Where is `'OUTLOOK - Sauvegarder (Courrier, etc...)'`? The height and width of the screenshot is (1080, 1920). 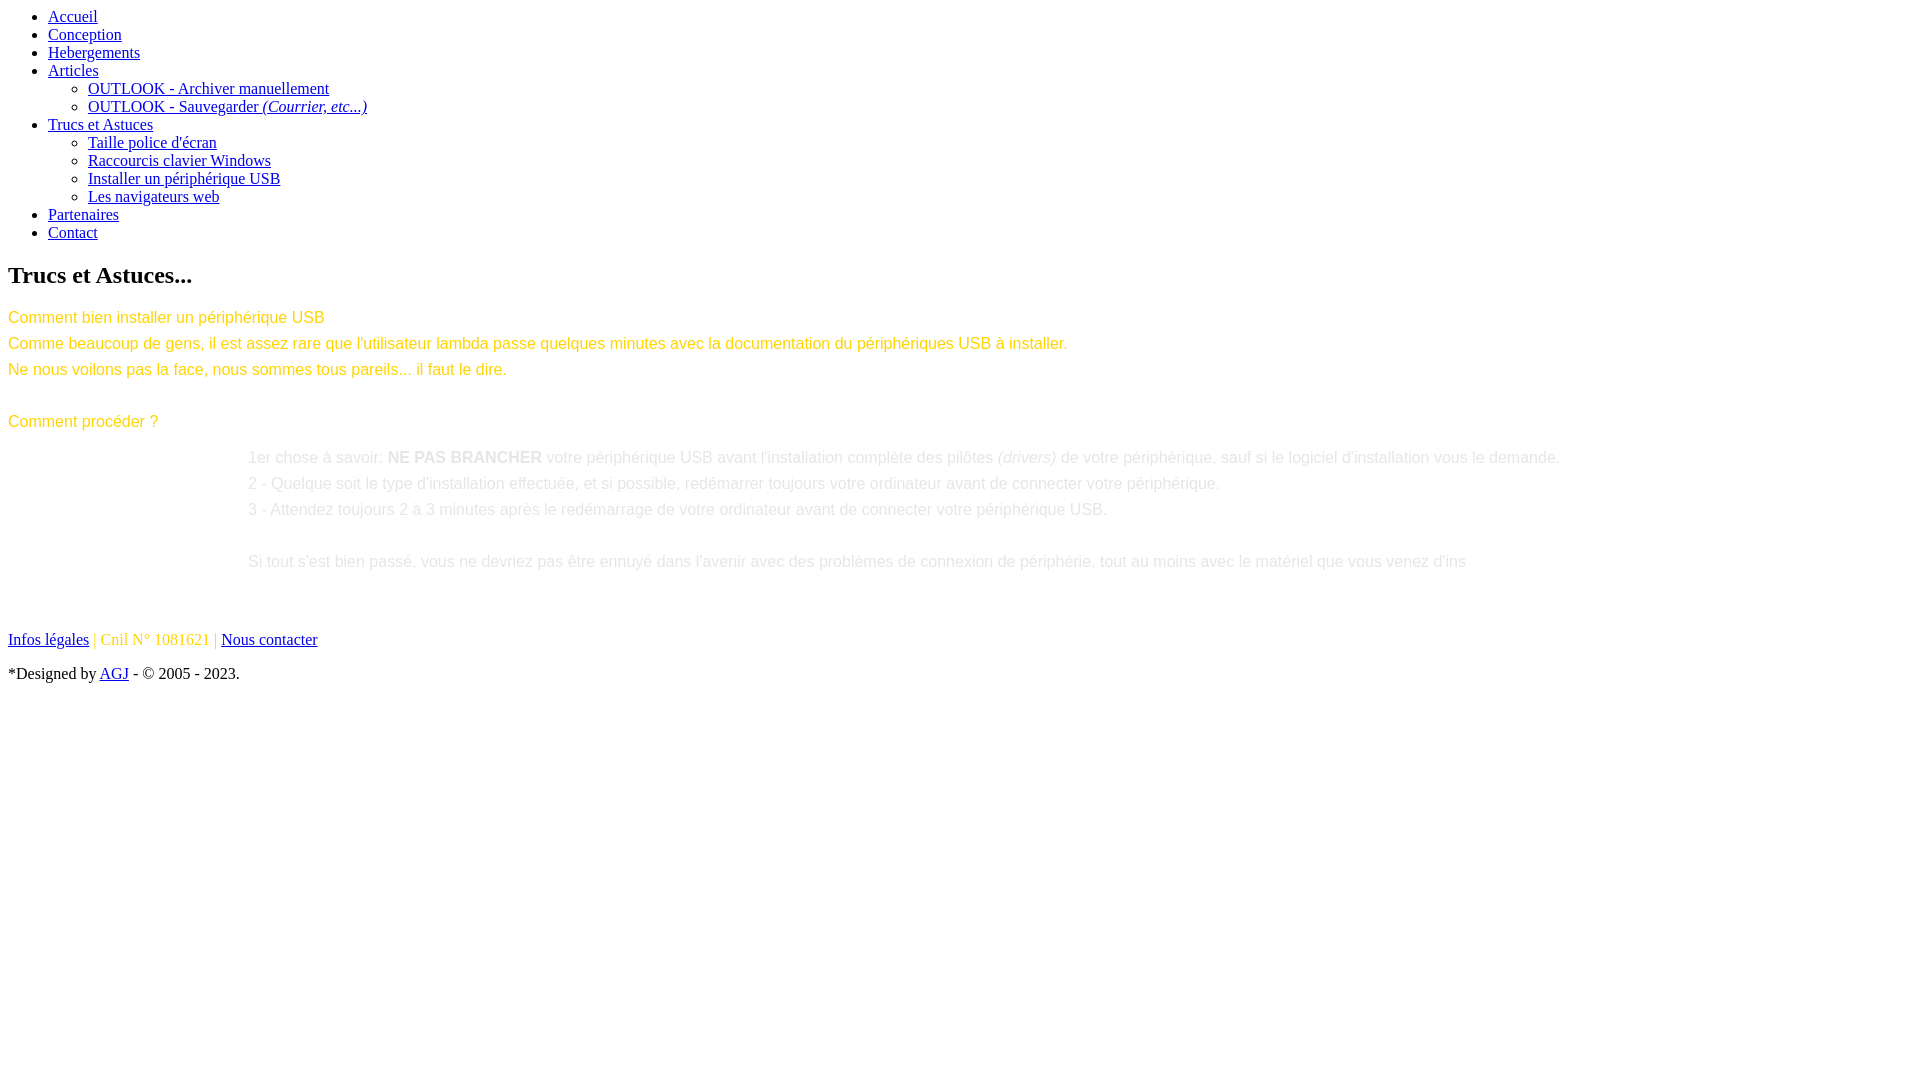 'OUTLOOK - Sauvegarder (Courrier, etc...)' is located at coordinates (227, 106).